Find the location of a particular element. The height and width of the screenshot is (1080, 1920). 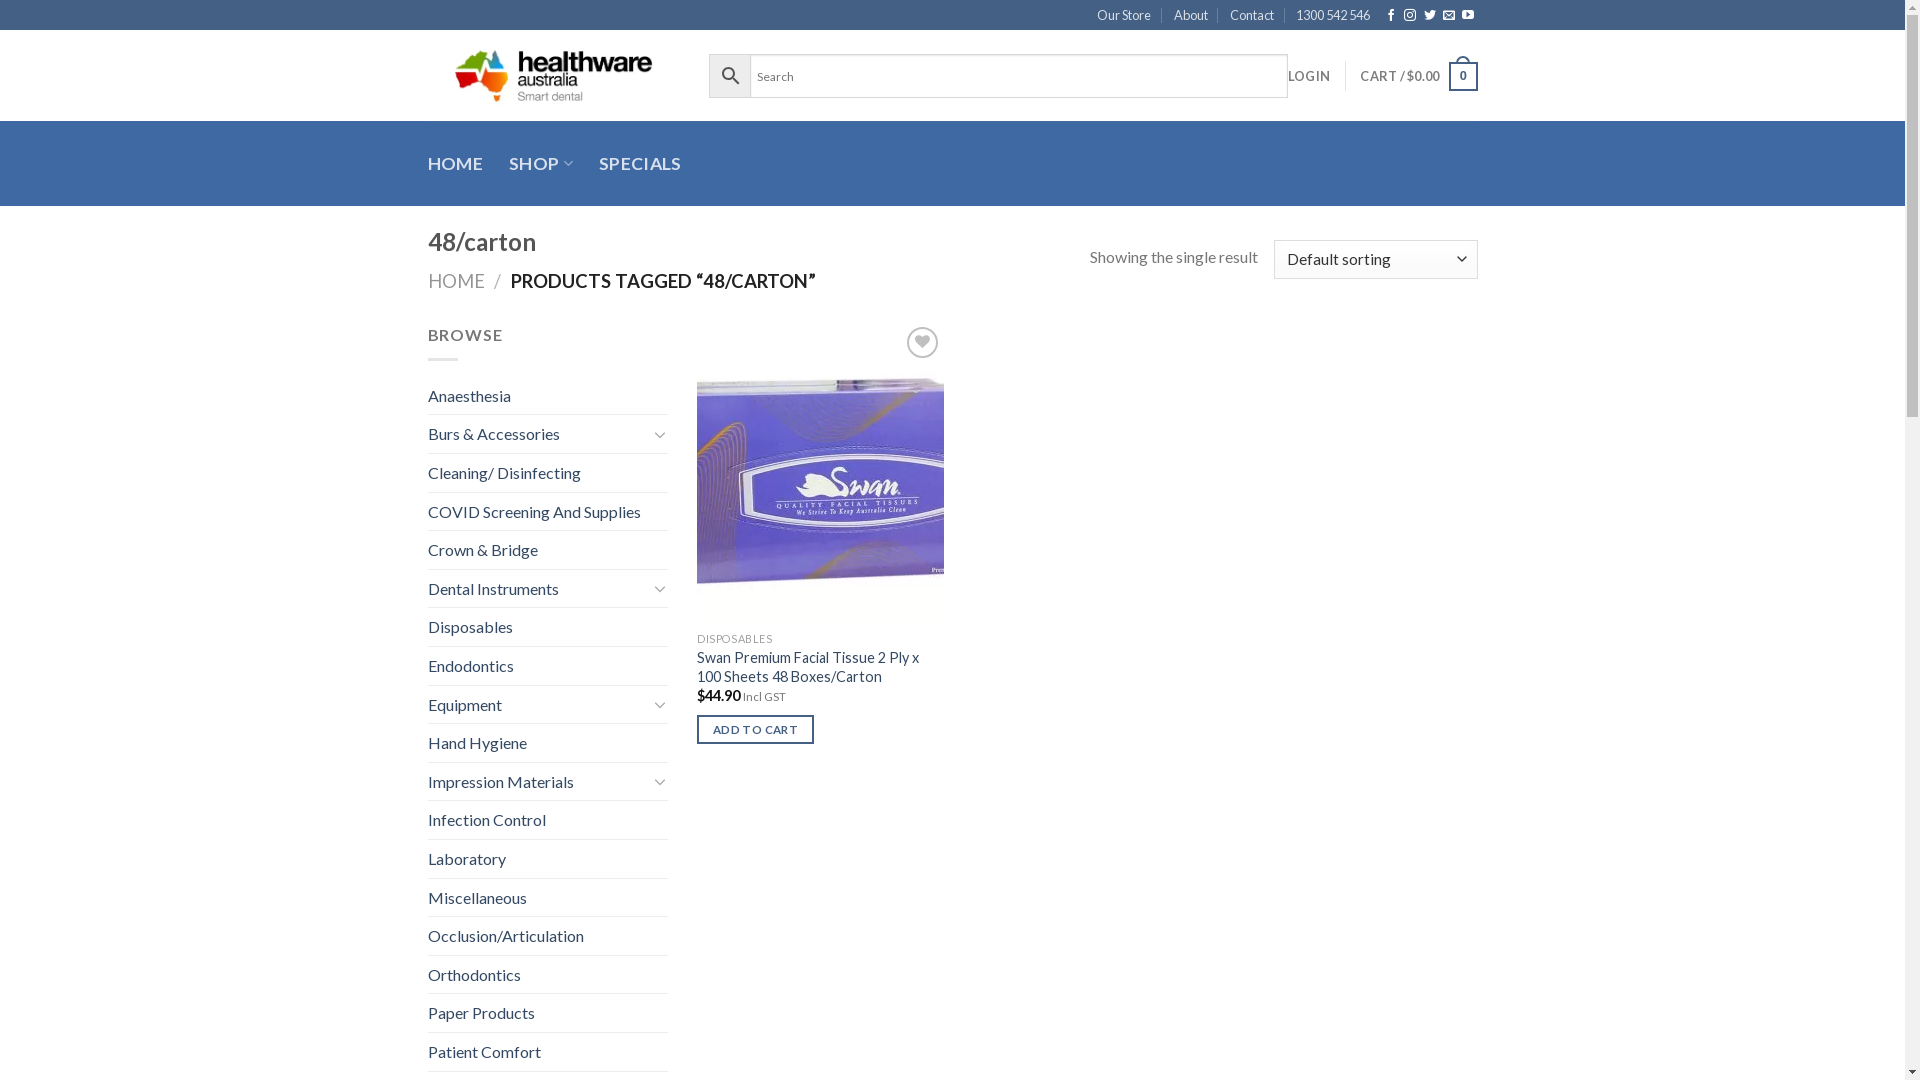

'LOGIN' is located at coordinates (1309, 75).